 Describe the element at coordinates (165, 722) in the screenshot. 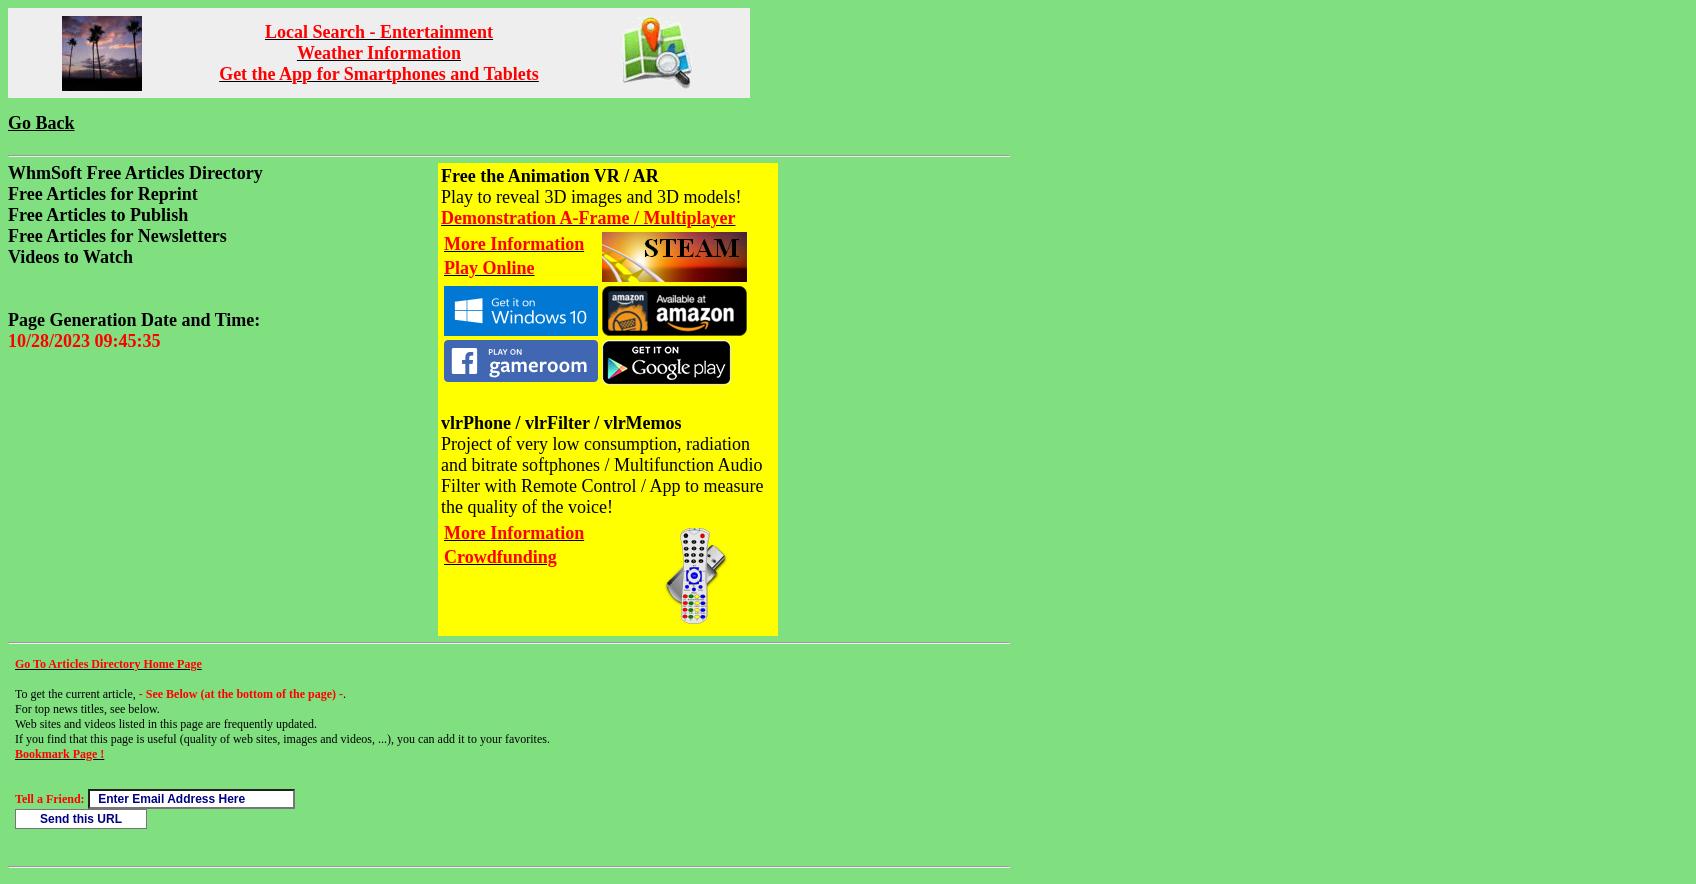

I see `'Web sites and videos listed in this page are frequently updated.'` at that location.